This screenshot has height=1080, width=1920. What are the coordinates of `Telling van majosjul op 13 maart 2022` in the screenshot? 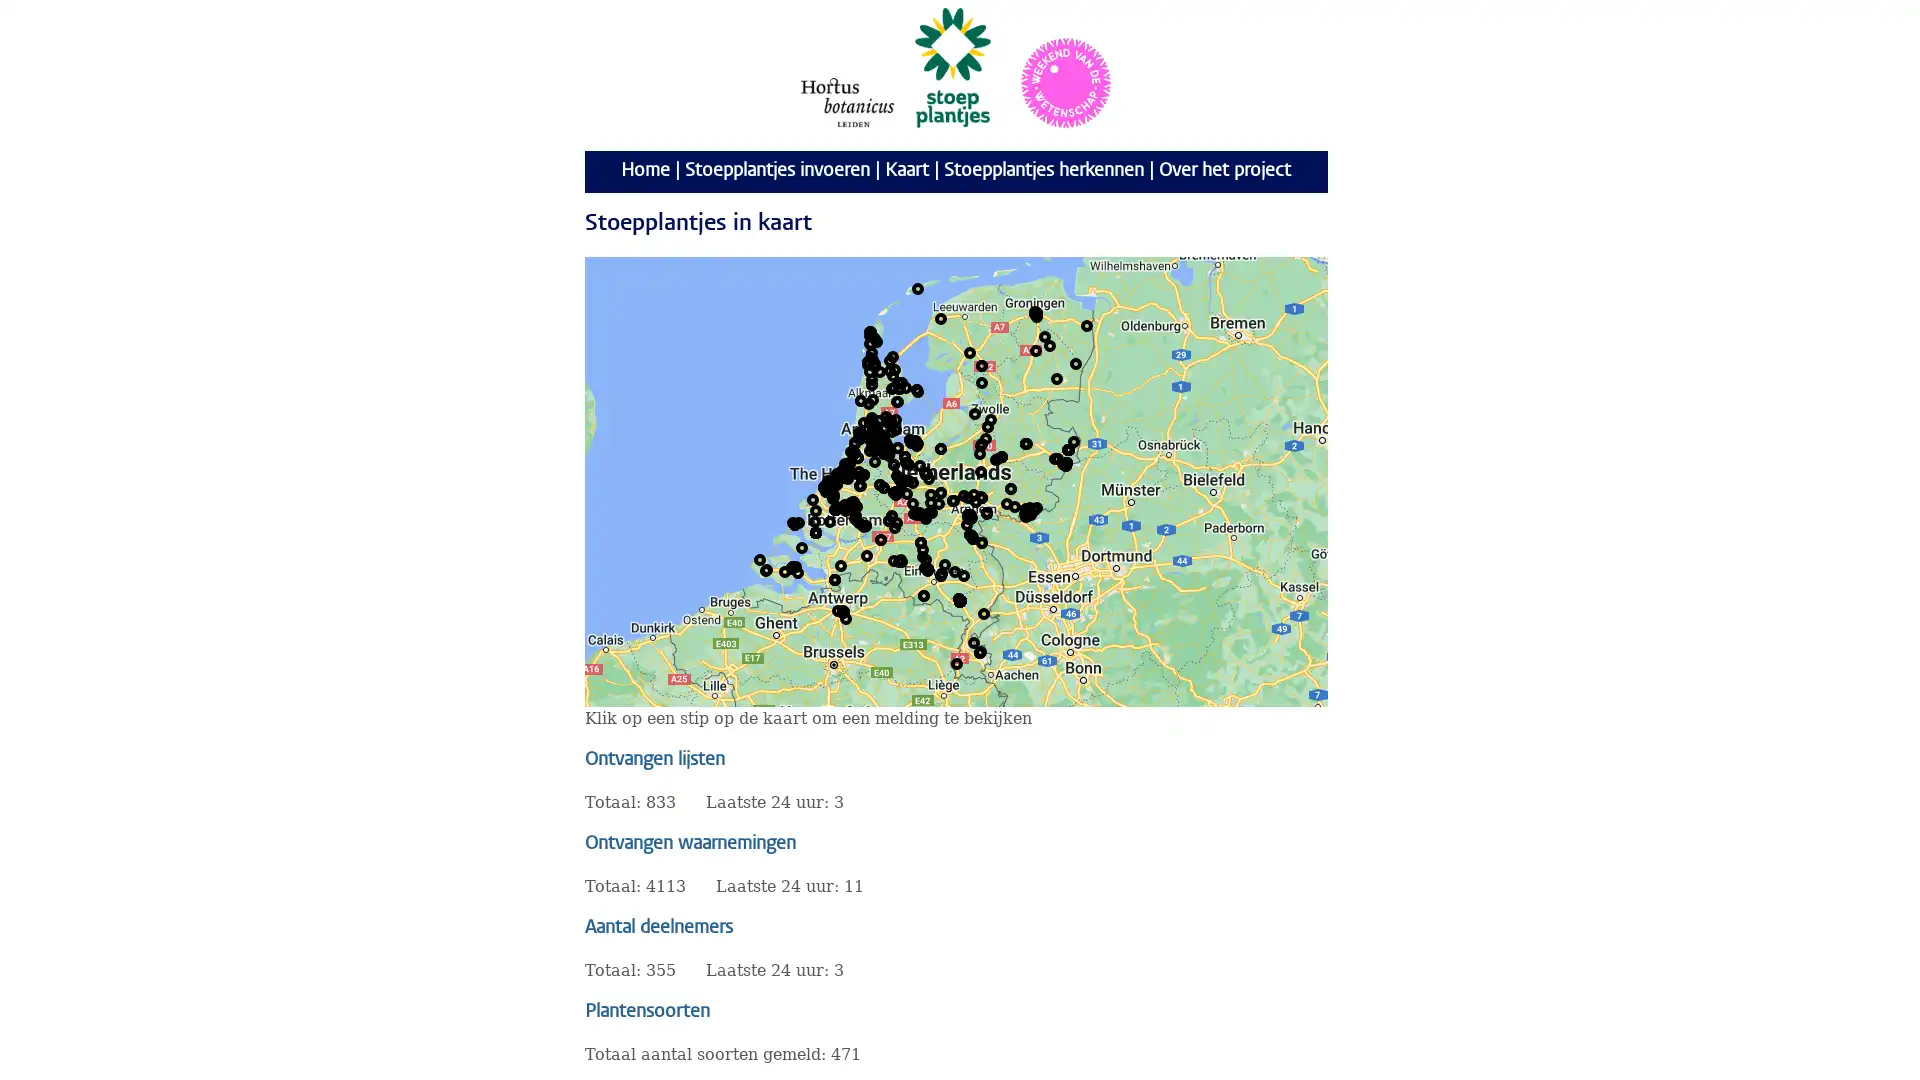 It's located at (844, 471).